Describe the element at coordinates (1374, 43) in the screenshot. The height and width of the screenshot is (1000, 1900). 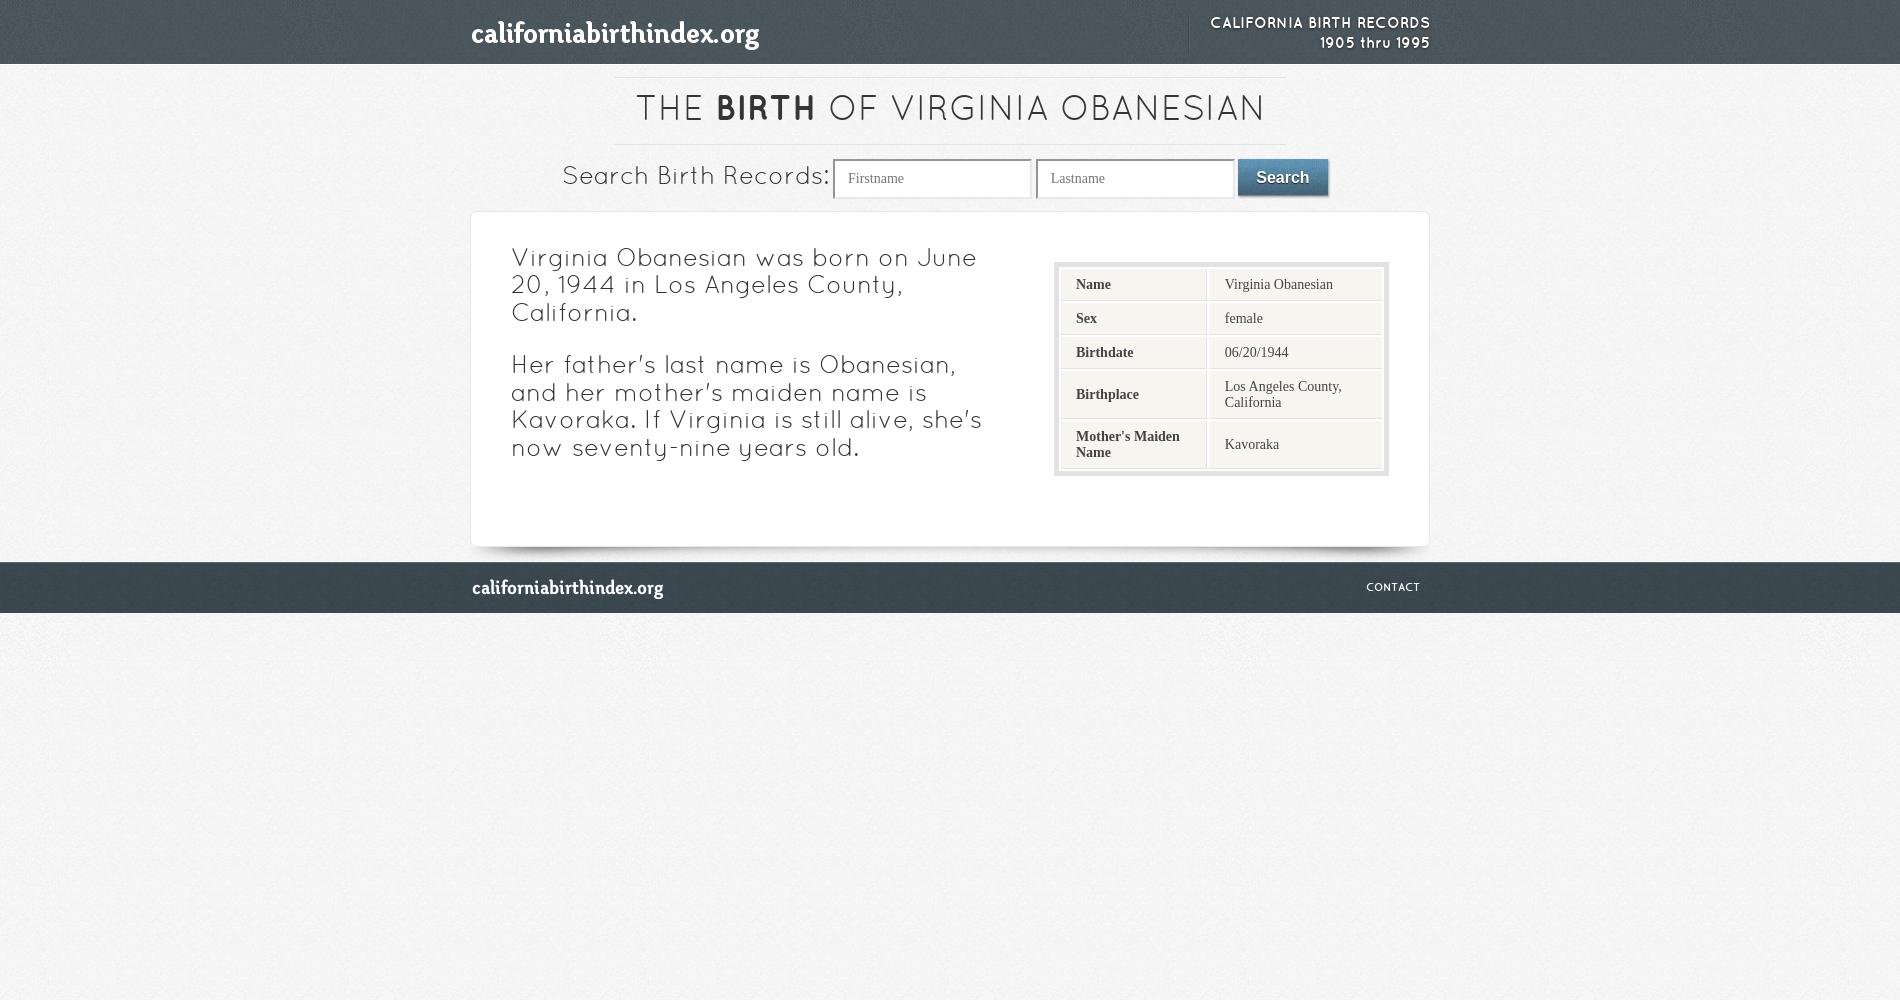
I see `'1905 thru 1995'` at that location.